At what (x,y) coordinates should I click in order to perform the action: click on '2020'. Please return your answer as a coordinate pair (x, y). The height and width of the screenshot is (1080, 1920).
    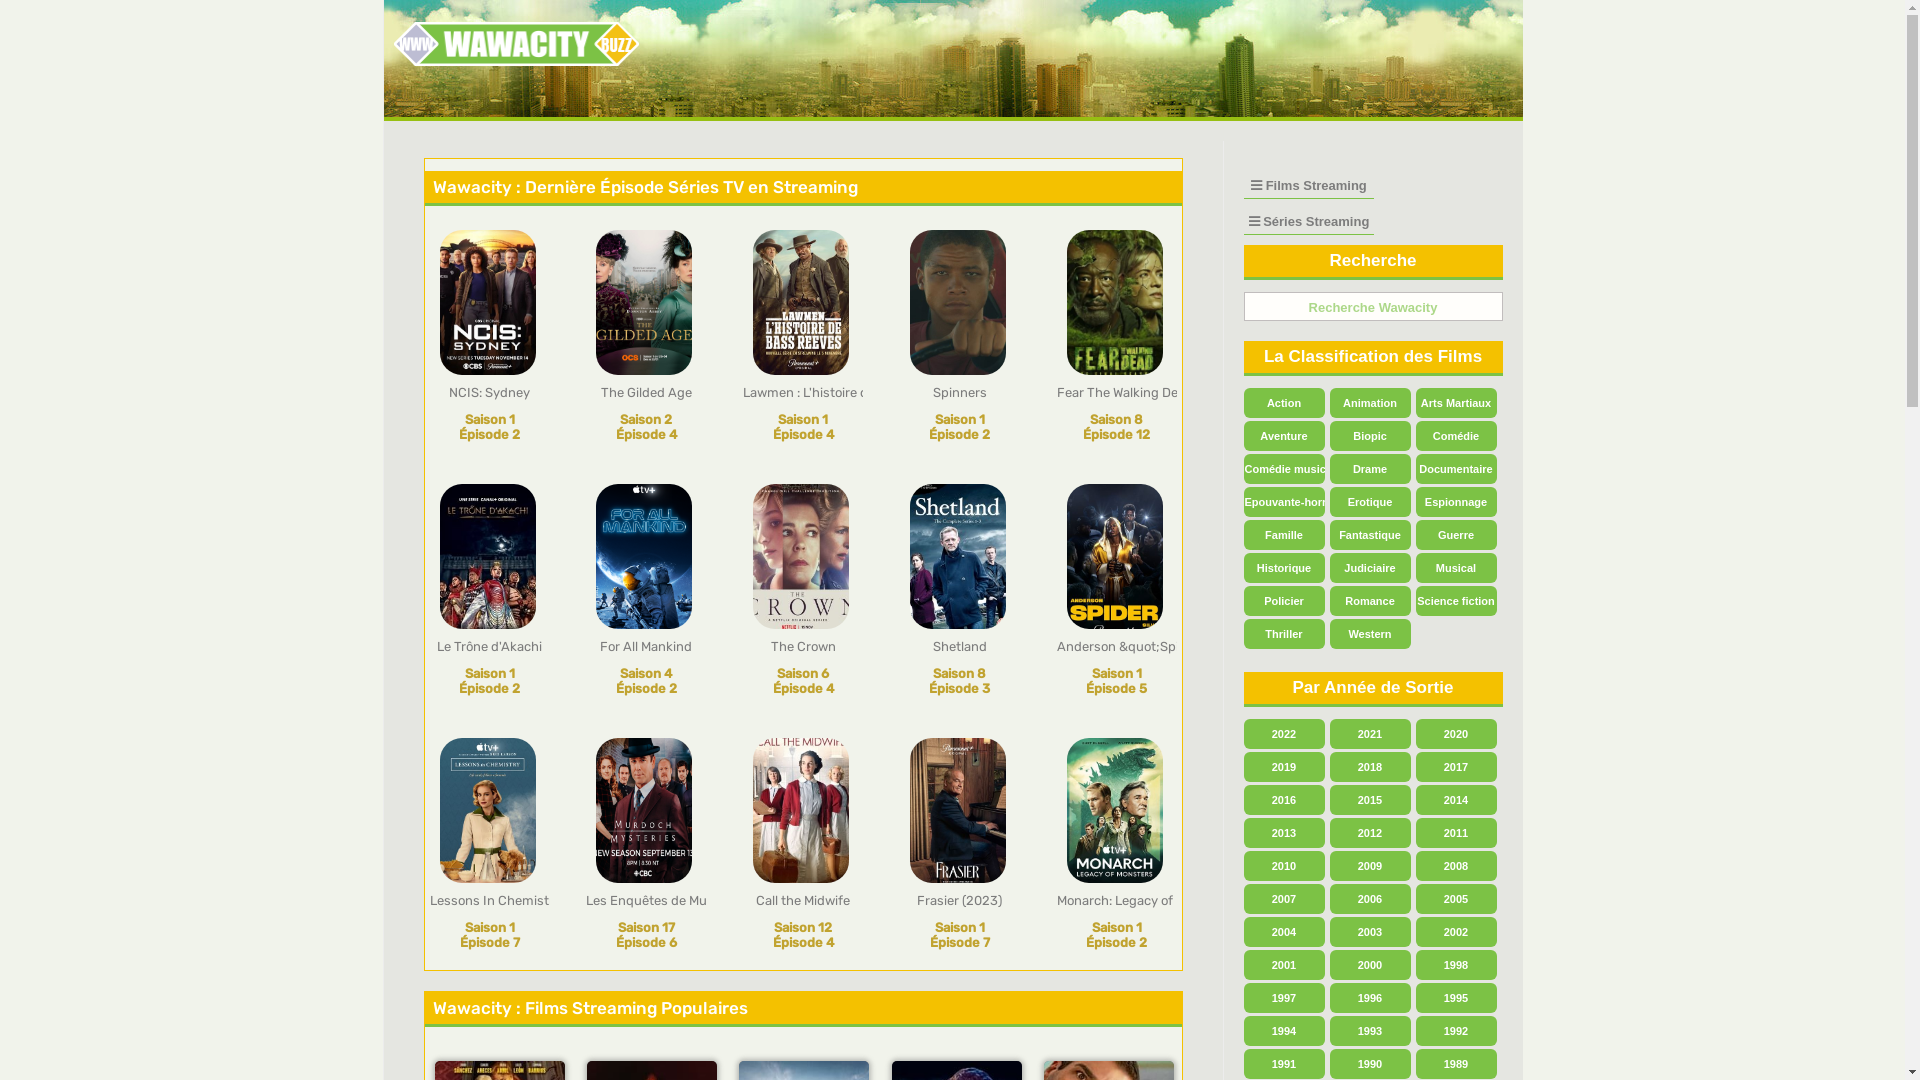
    Looking at the image, I should click on (1456, 733).